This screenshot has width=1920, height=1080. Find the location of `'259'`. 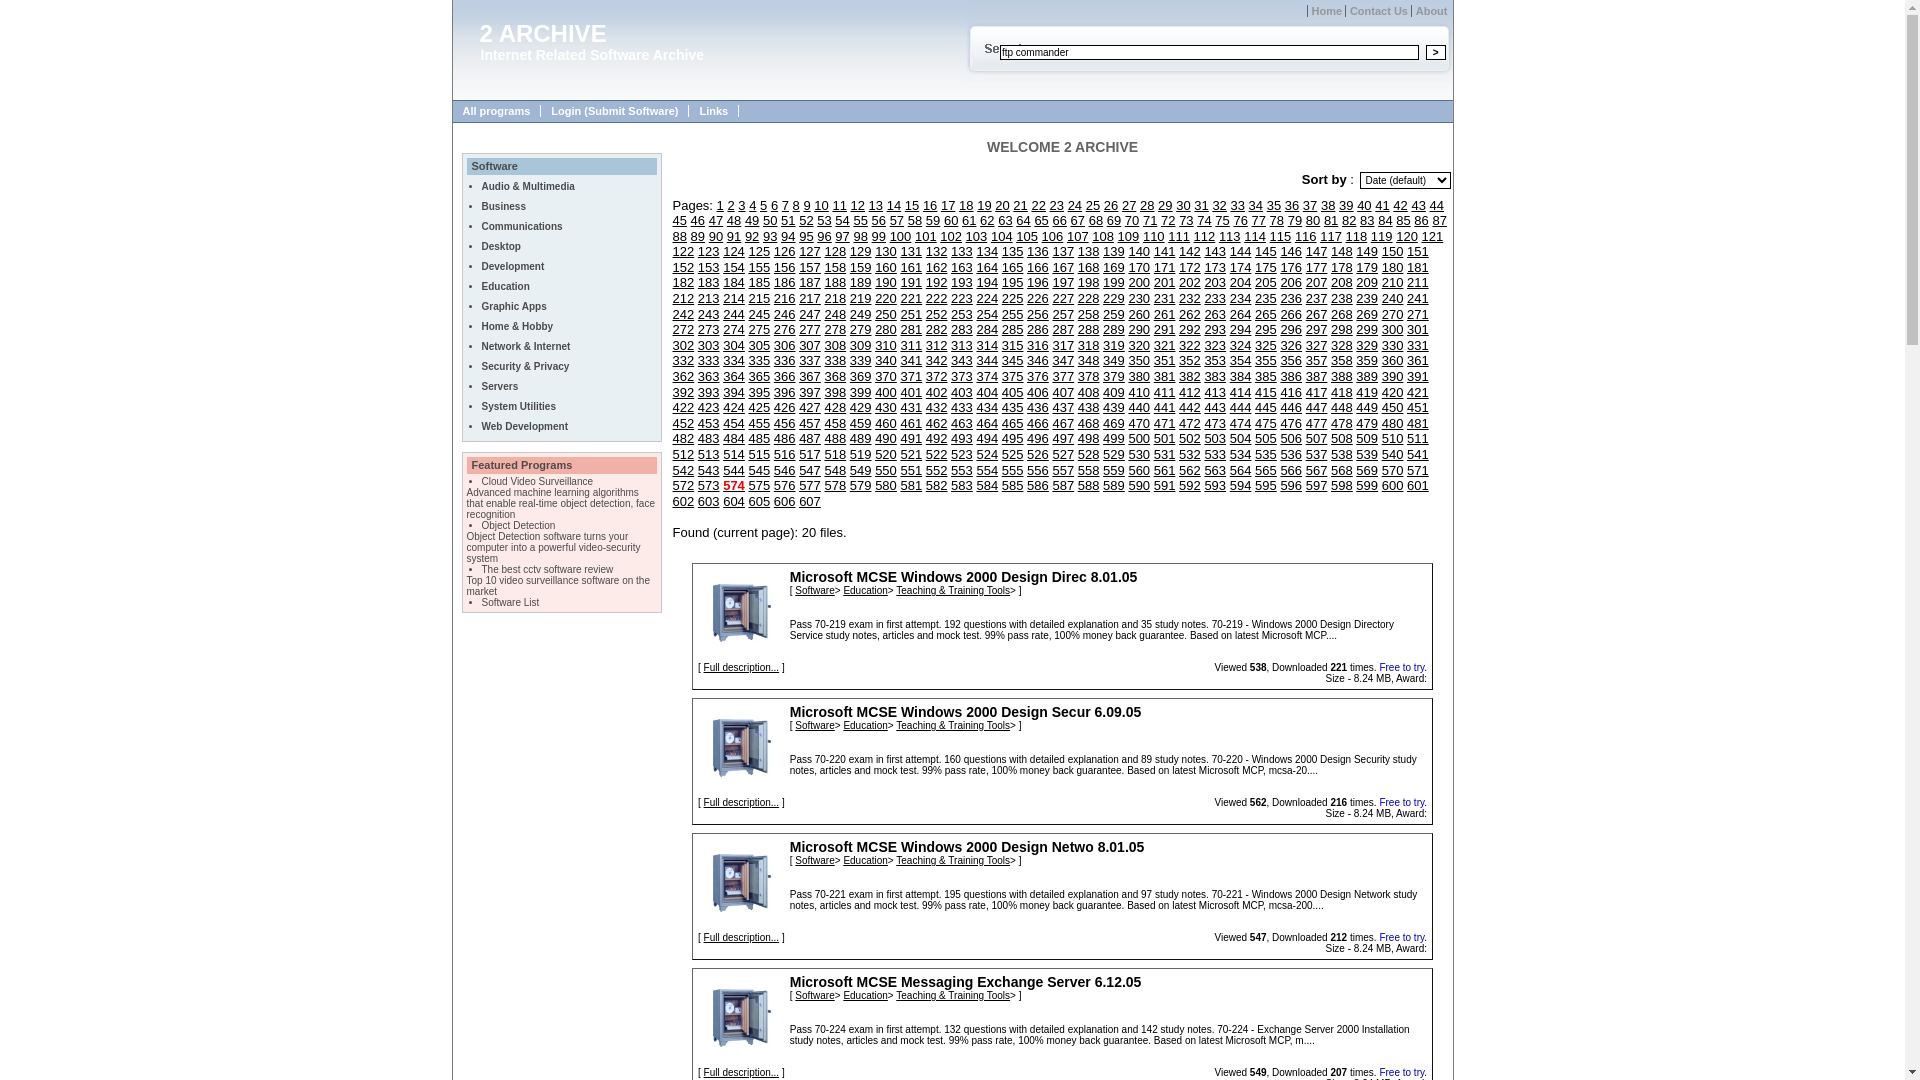

'259' is located at coordinates (1112, 314).